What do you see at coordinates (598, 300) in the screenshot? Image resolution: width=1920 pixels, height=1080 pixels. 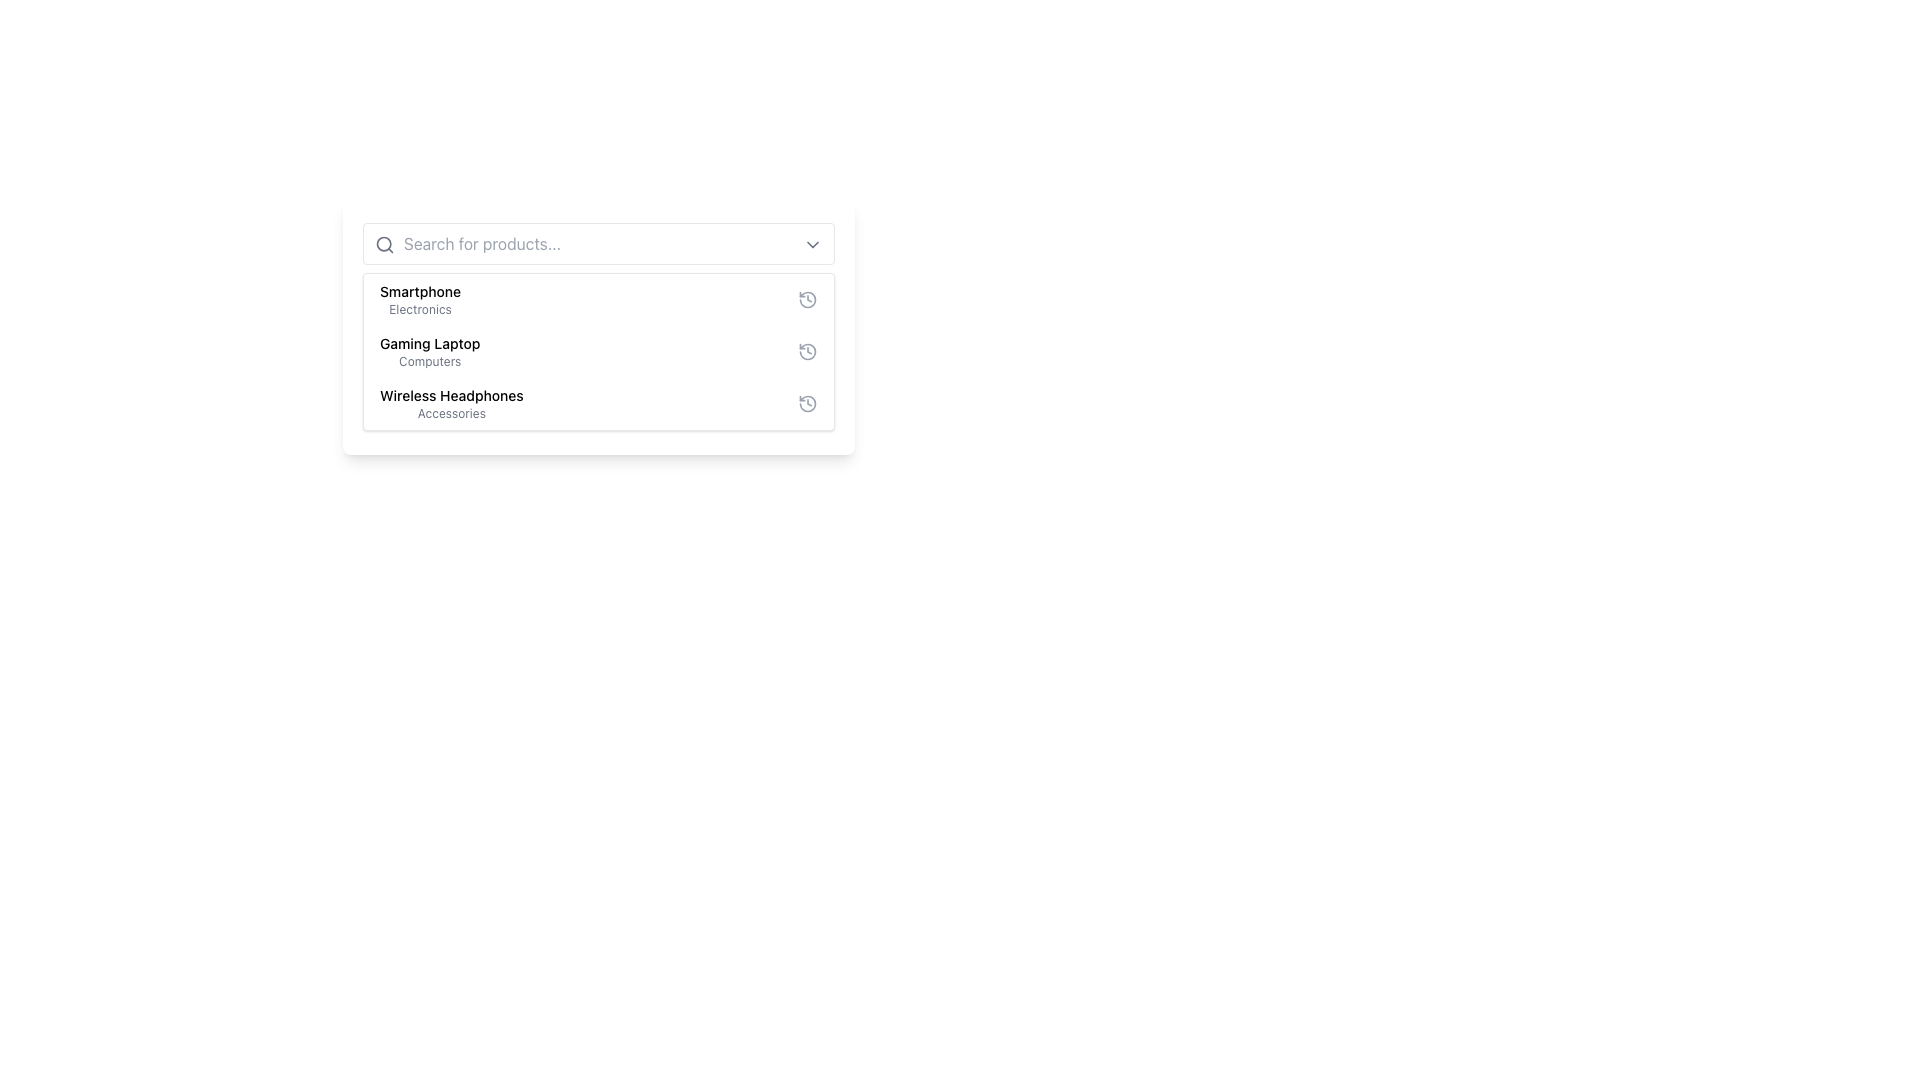 I see `the first item in the selectable list representing a smartphone category, located in a white box with rounded corners, above 'Gaming Laptop - Computers'` at bounding box center [598, 300].